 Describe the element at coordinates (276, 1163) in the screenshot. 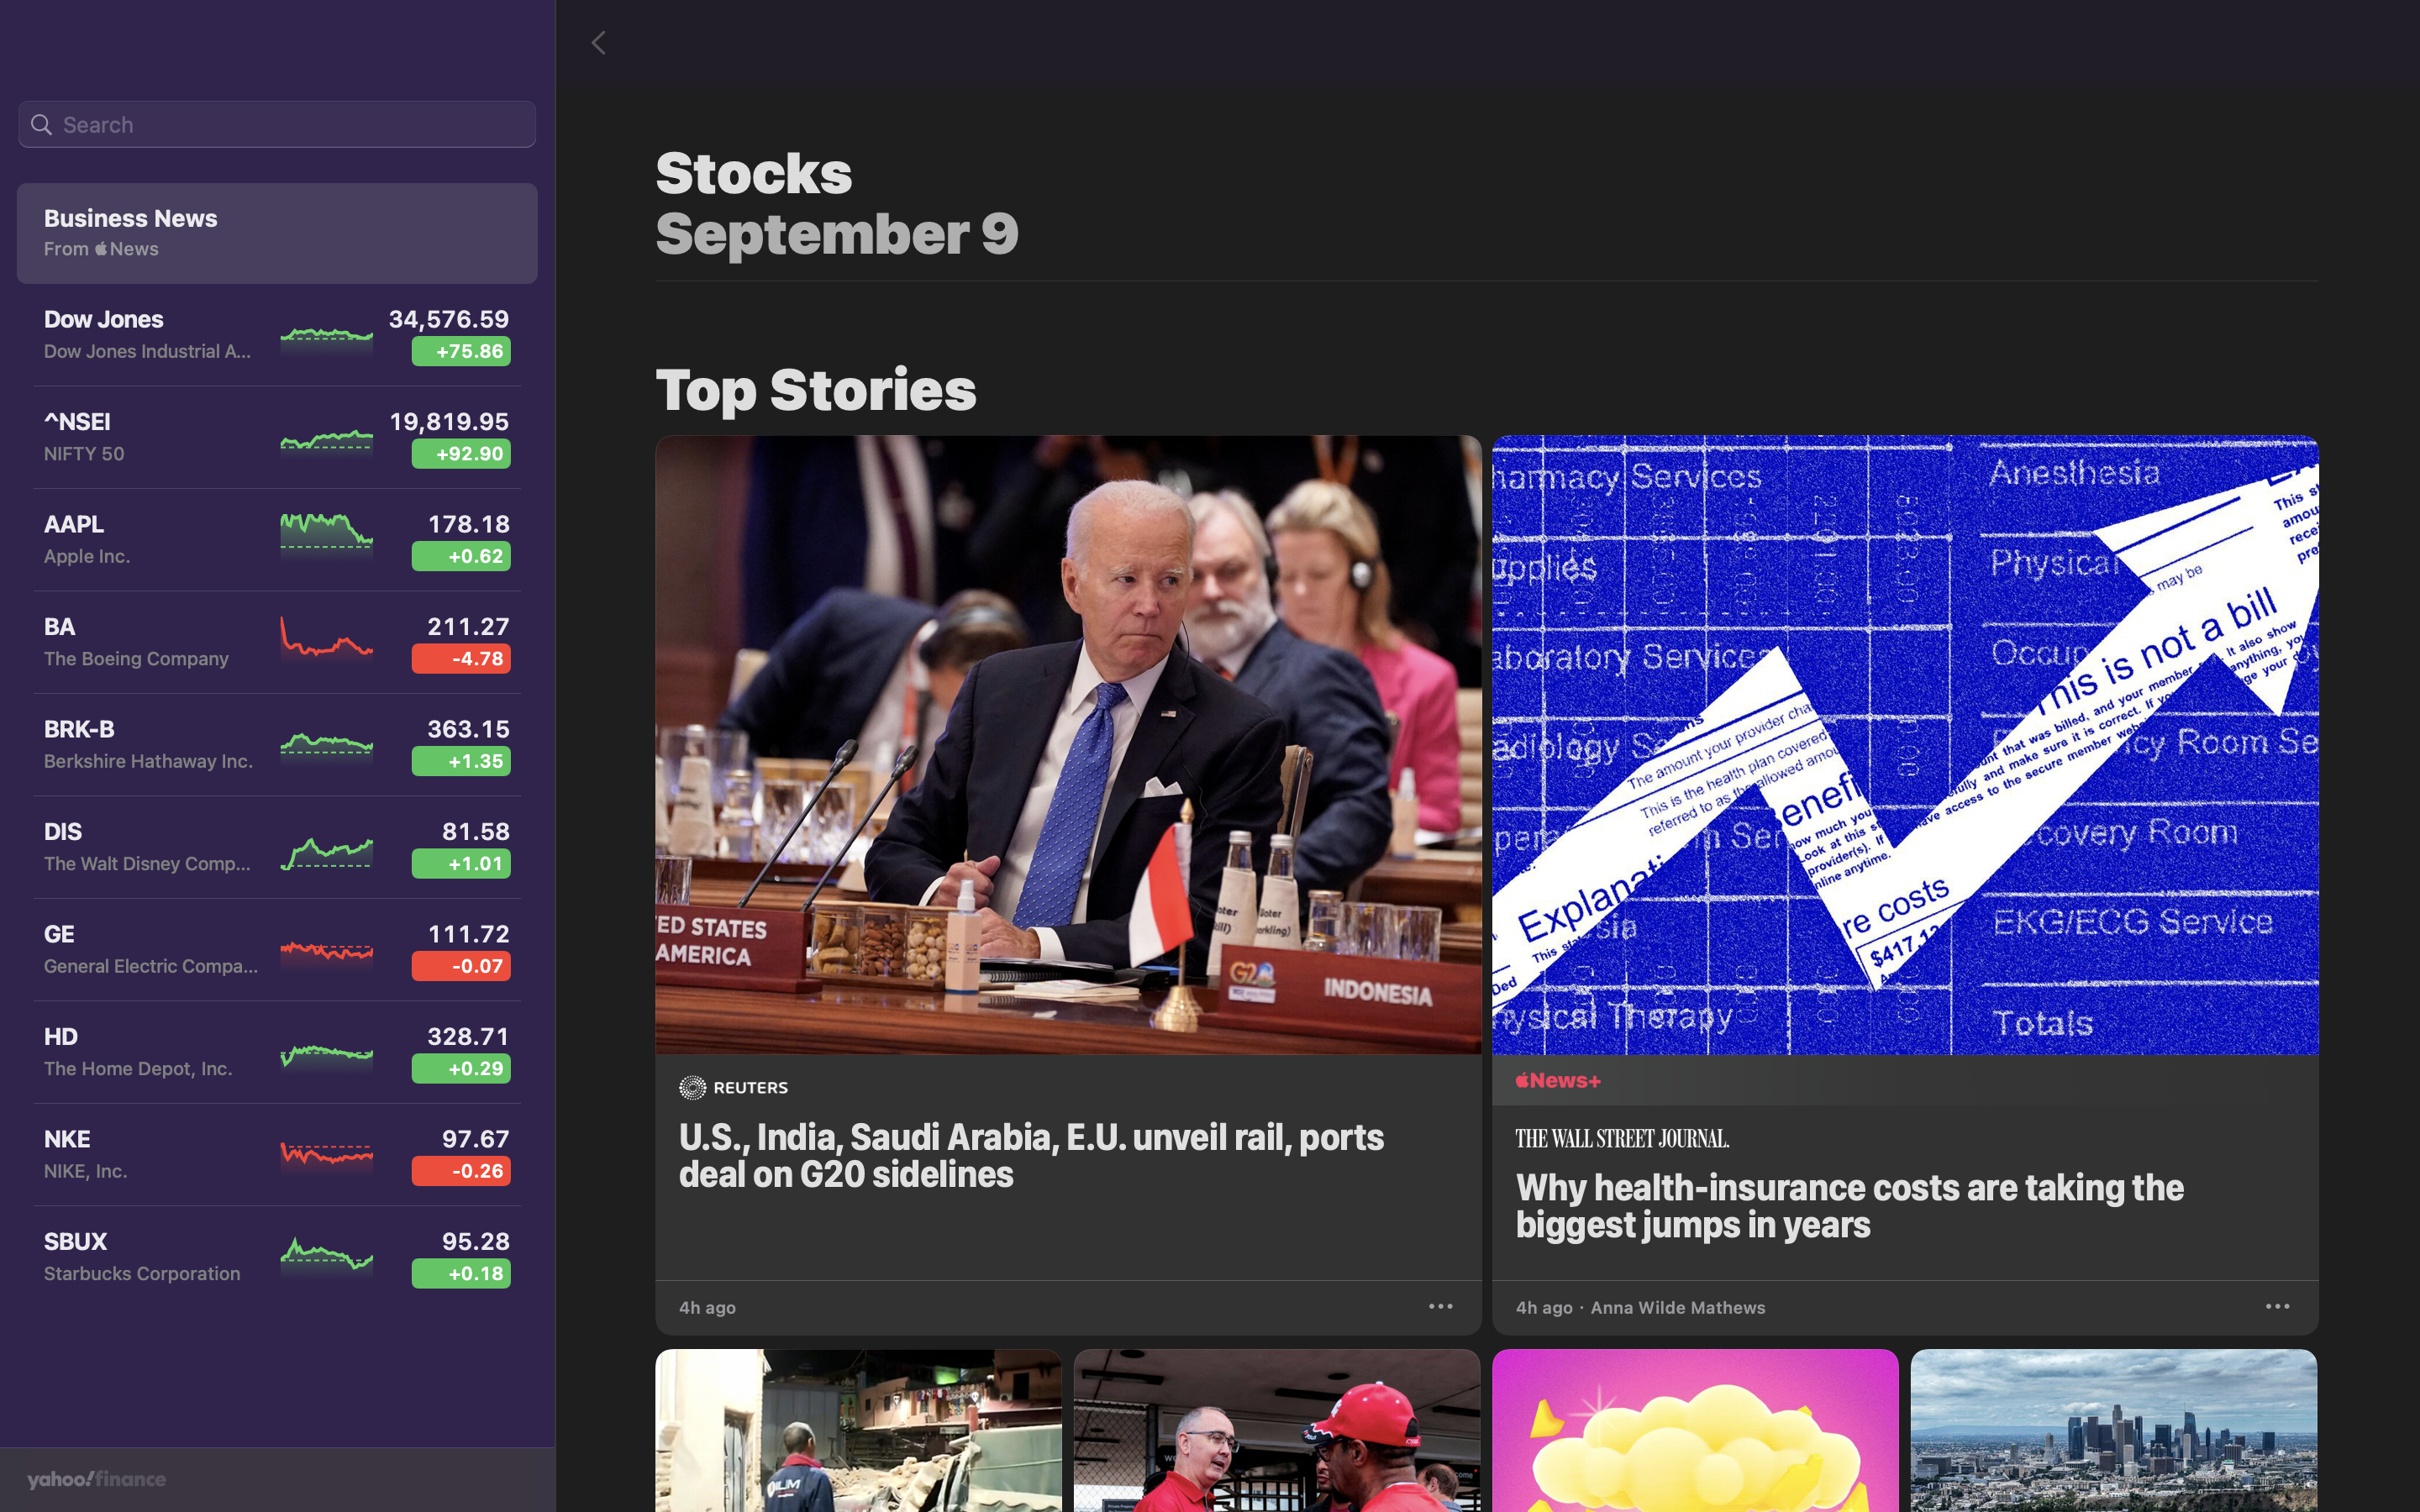

I see `the Nike stock for additional information` at that location.